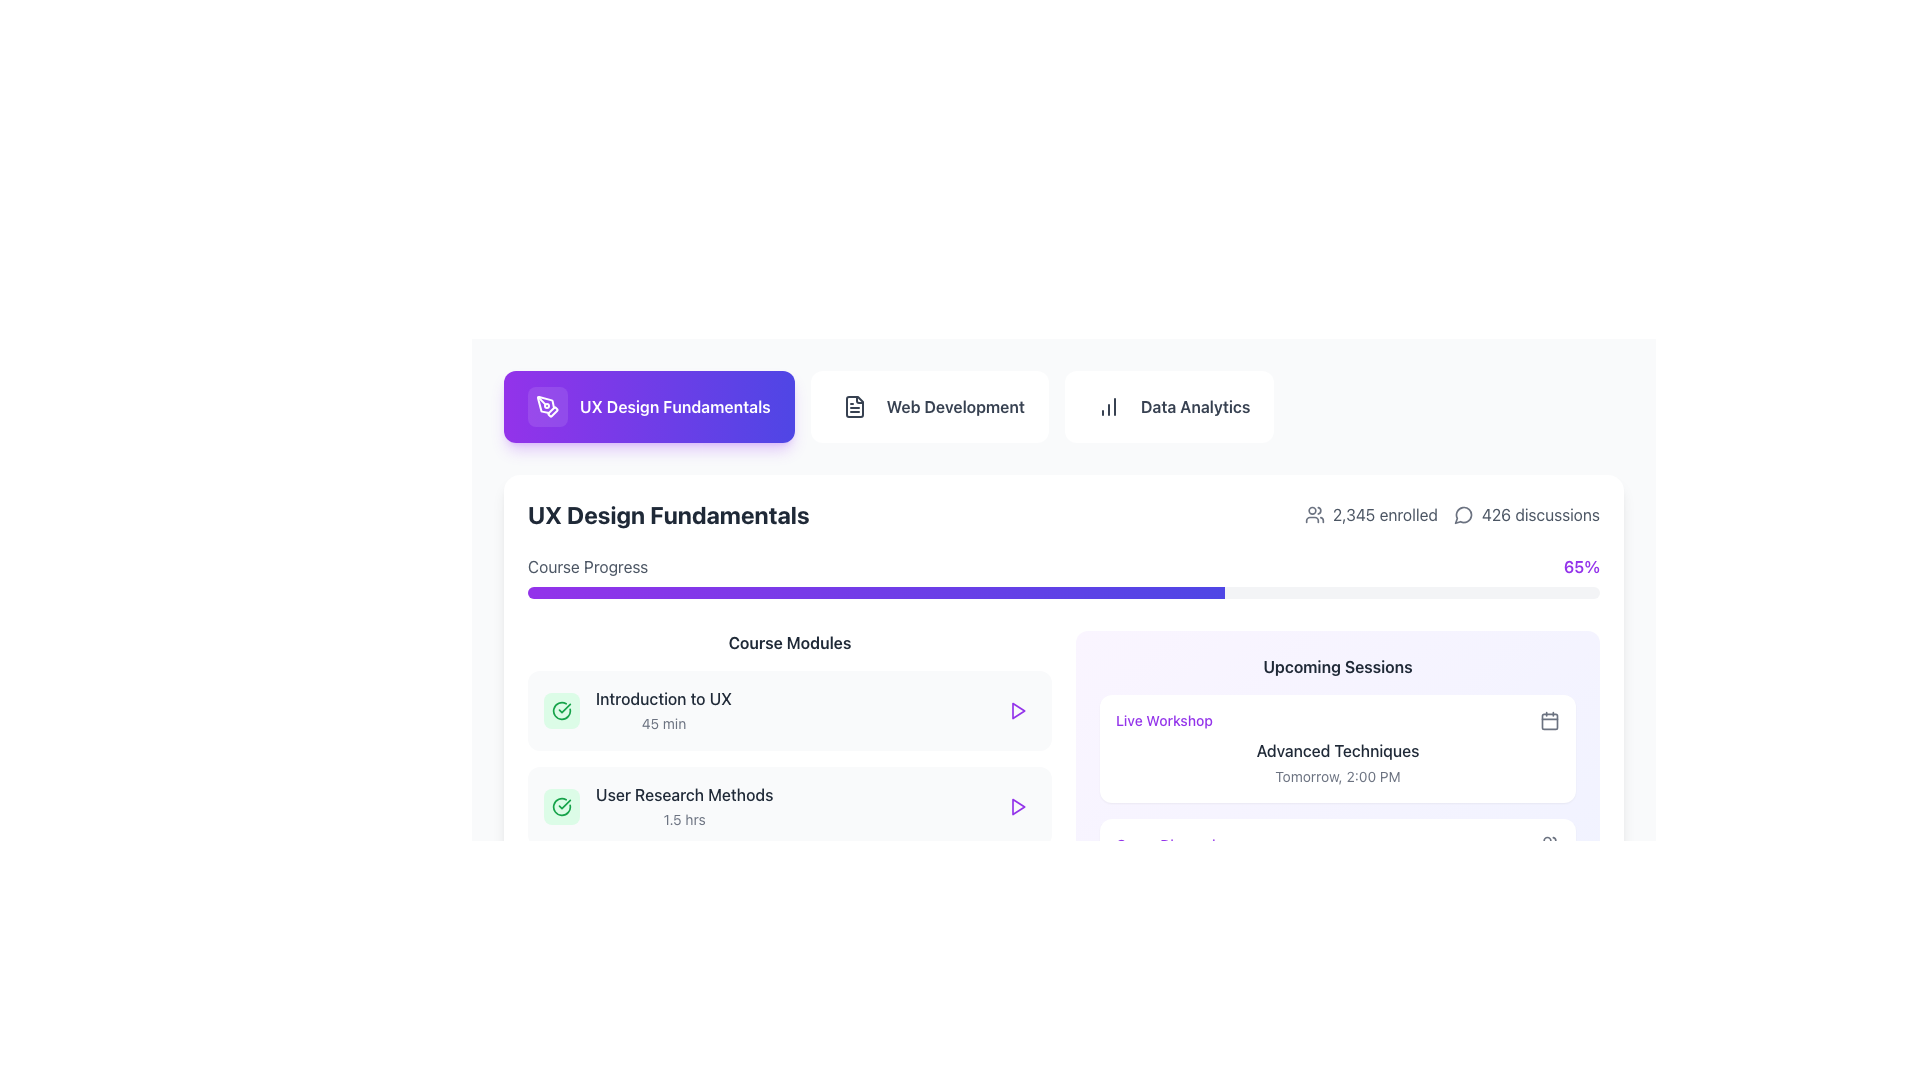 The height and width of the screenshot is (1080, 1920). What do you see at coordinates (1169, 406) in the screenshot?
I see `the 'Data Analytics' button, which is the third button in a horizontal row at the top center of the interface` at bounding box center [1169, 406].